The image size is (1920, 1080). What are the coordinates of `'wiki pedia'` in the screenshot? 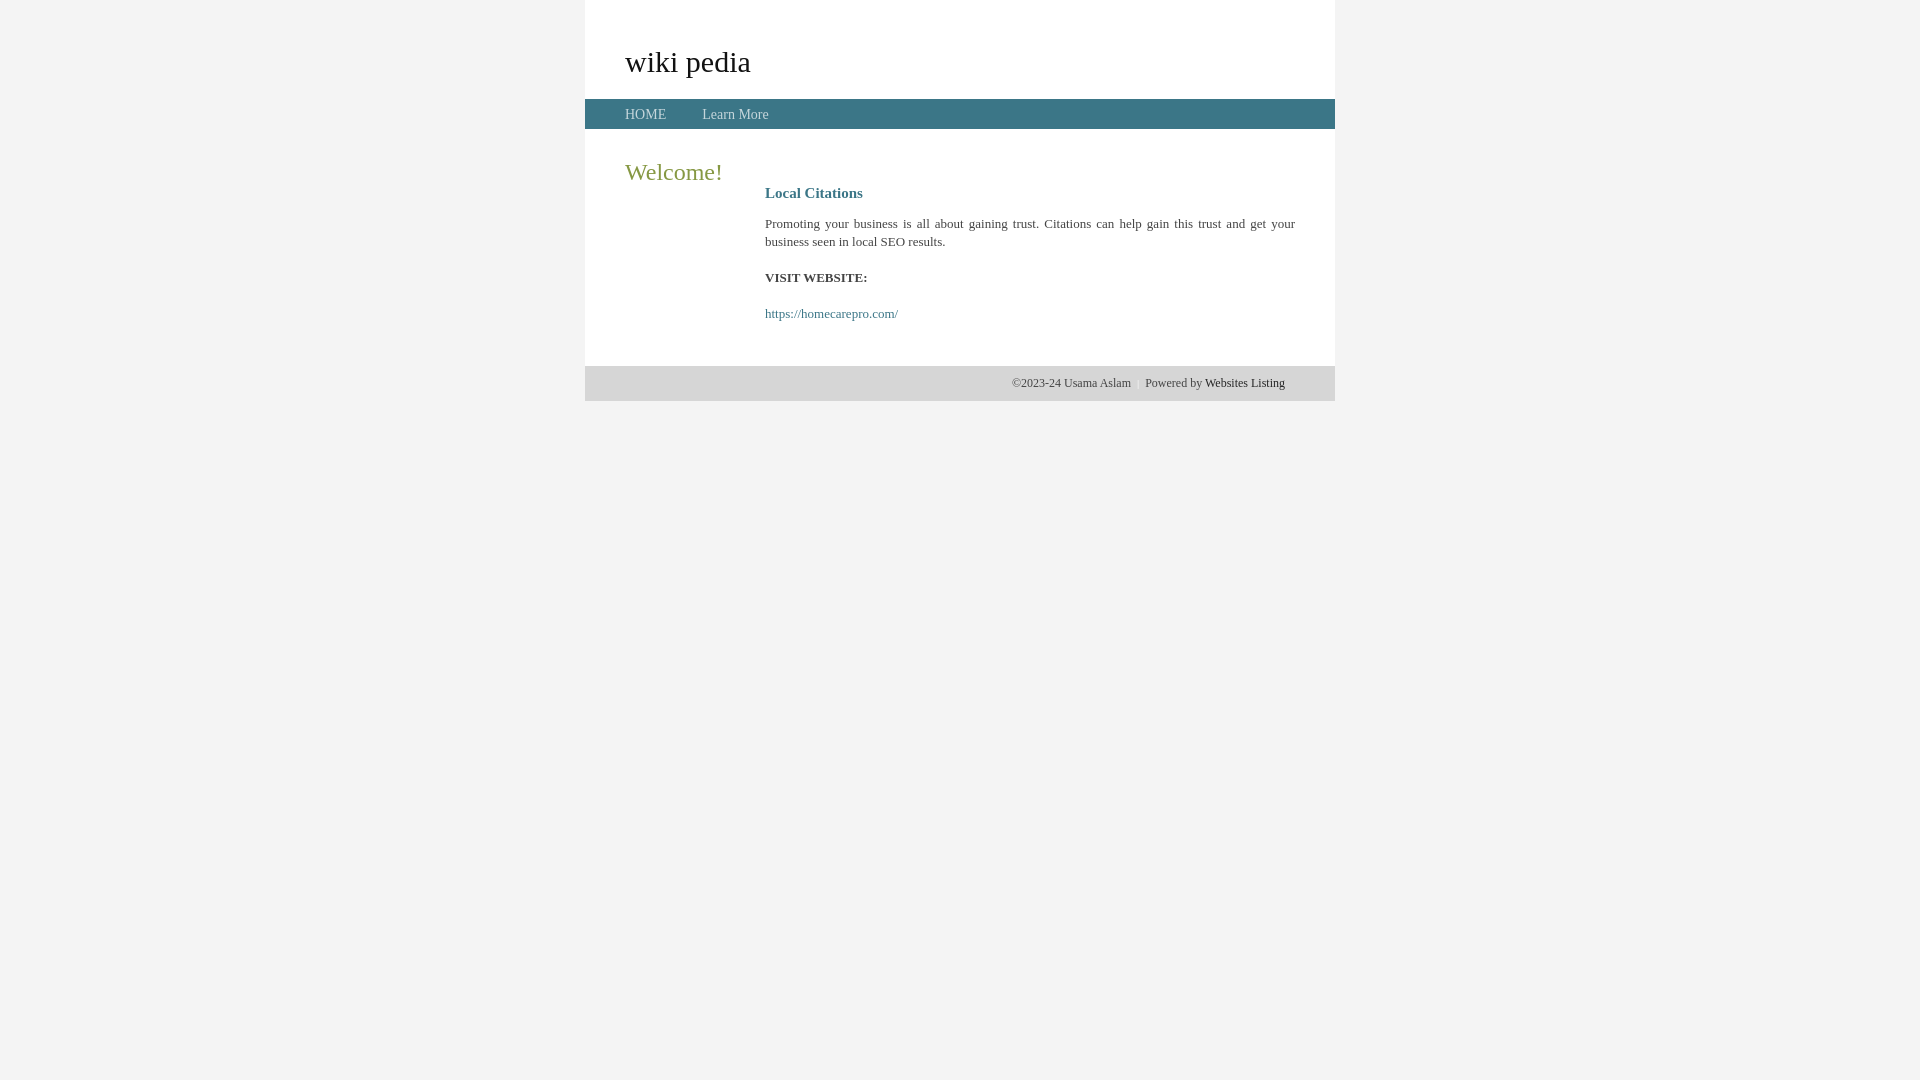 It's located at (623, 60).